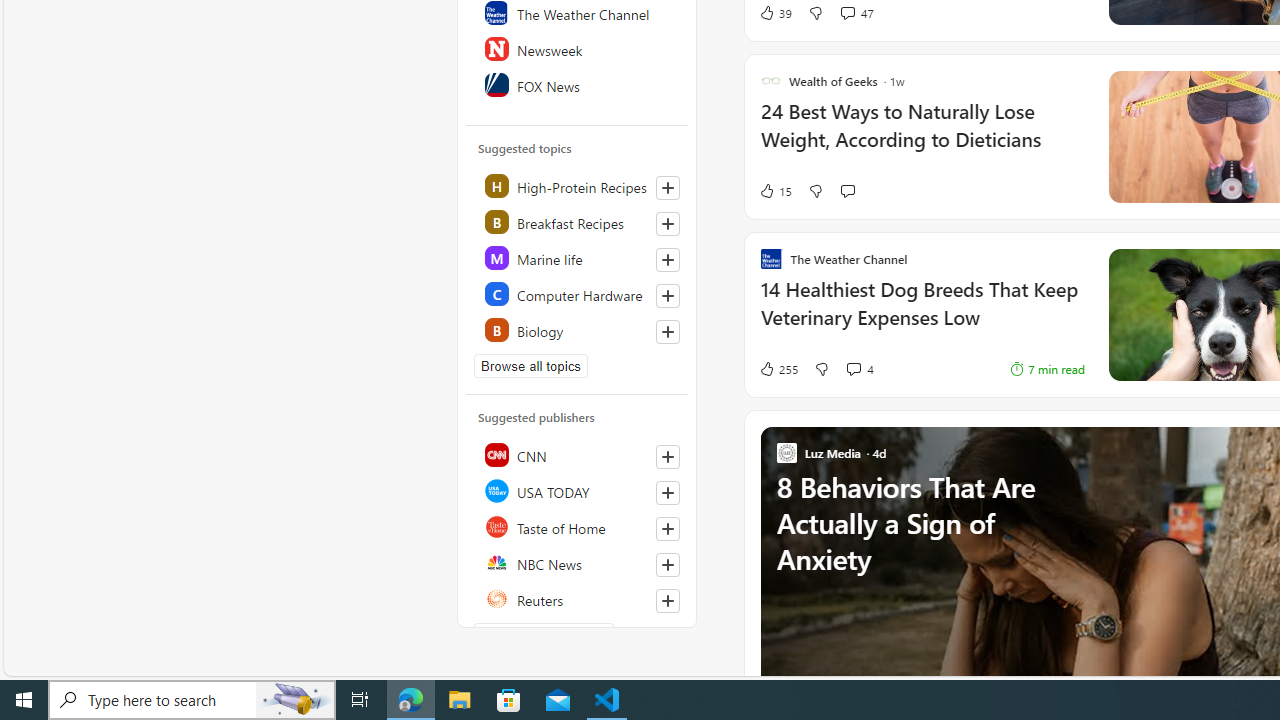  Describe the element at coordinates (847, 190) in the screenshot. I see `'Start the conversation'` at that location.